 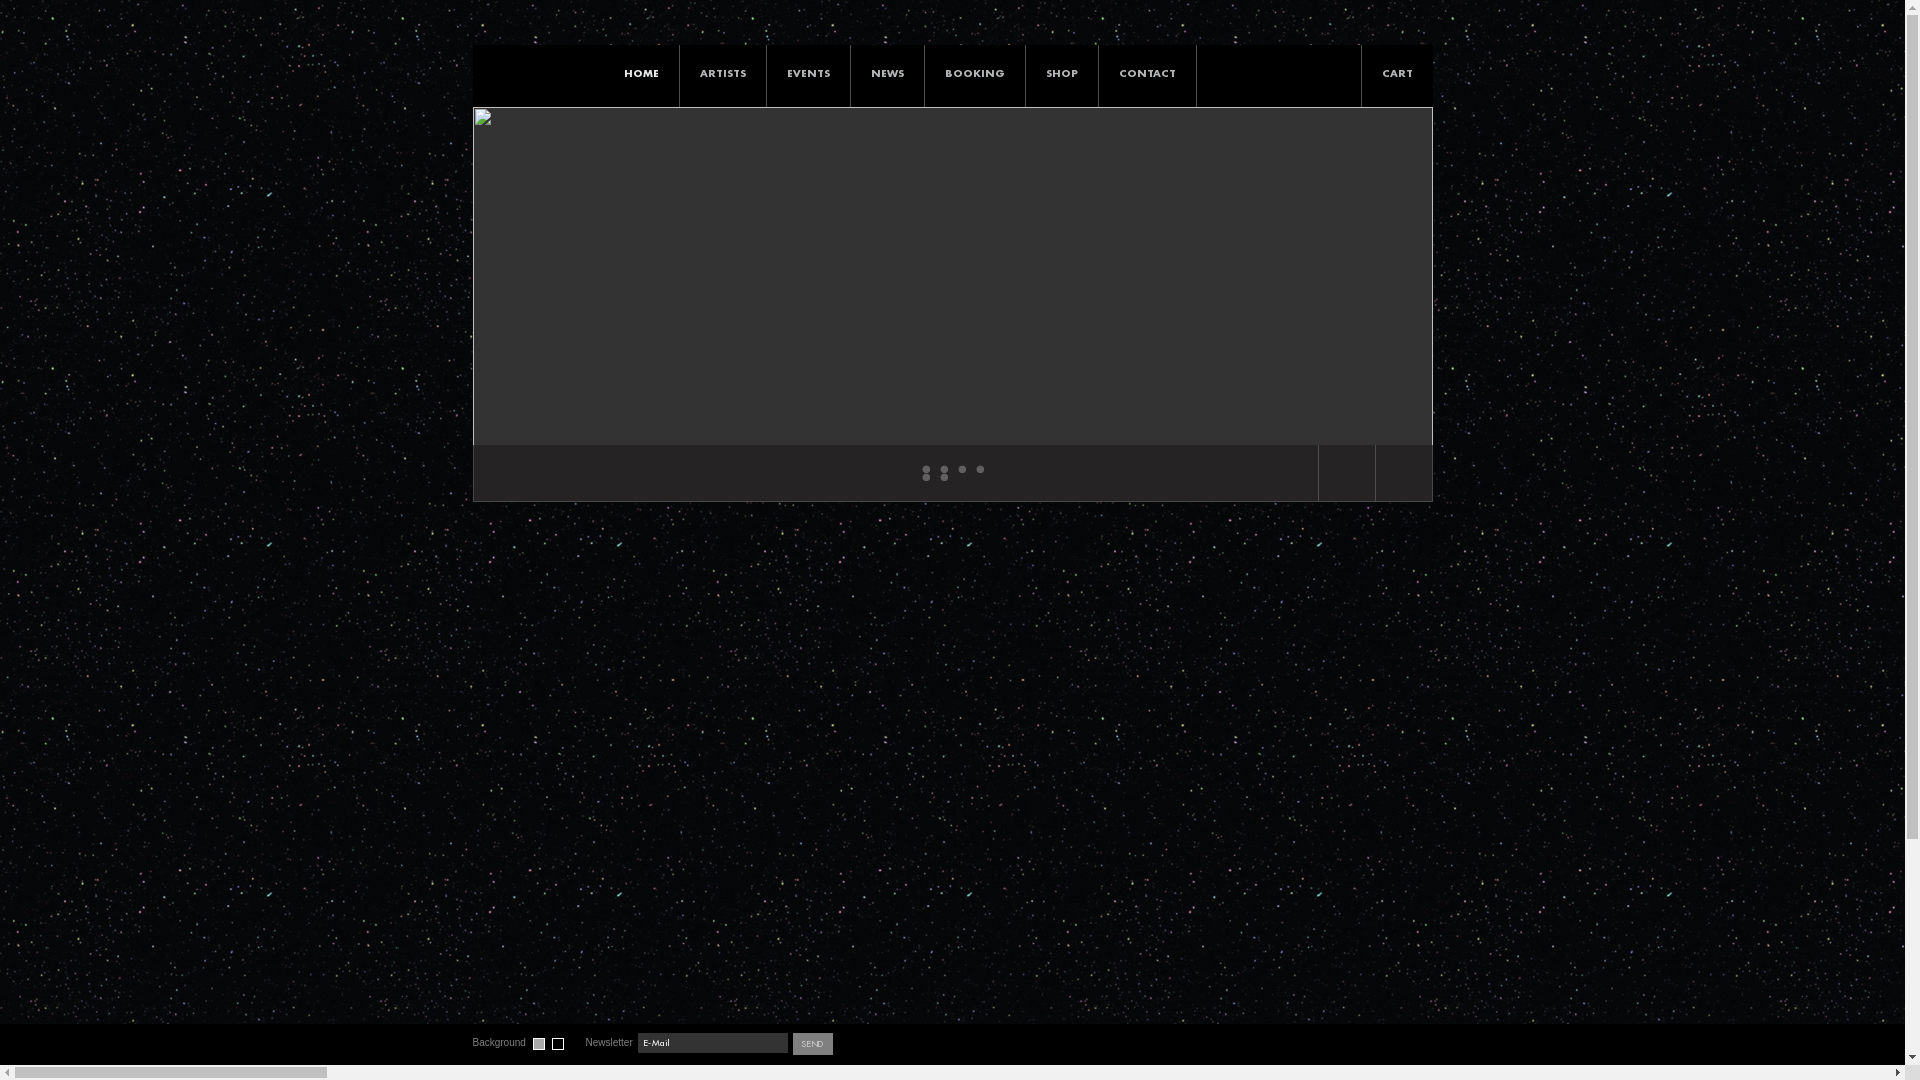 What do you see at coordinates (1396, 99) in the screenshot?
I see `'CART'` at bounding box center [1396, 99].